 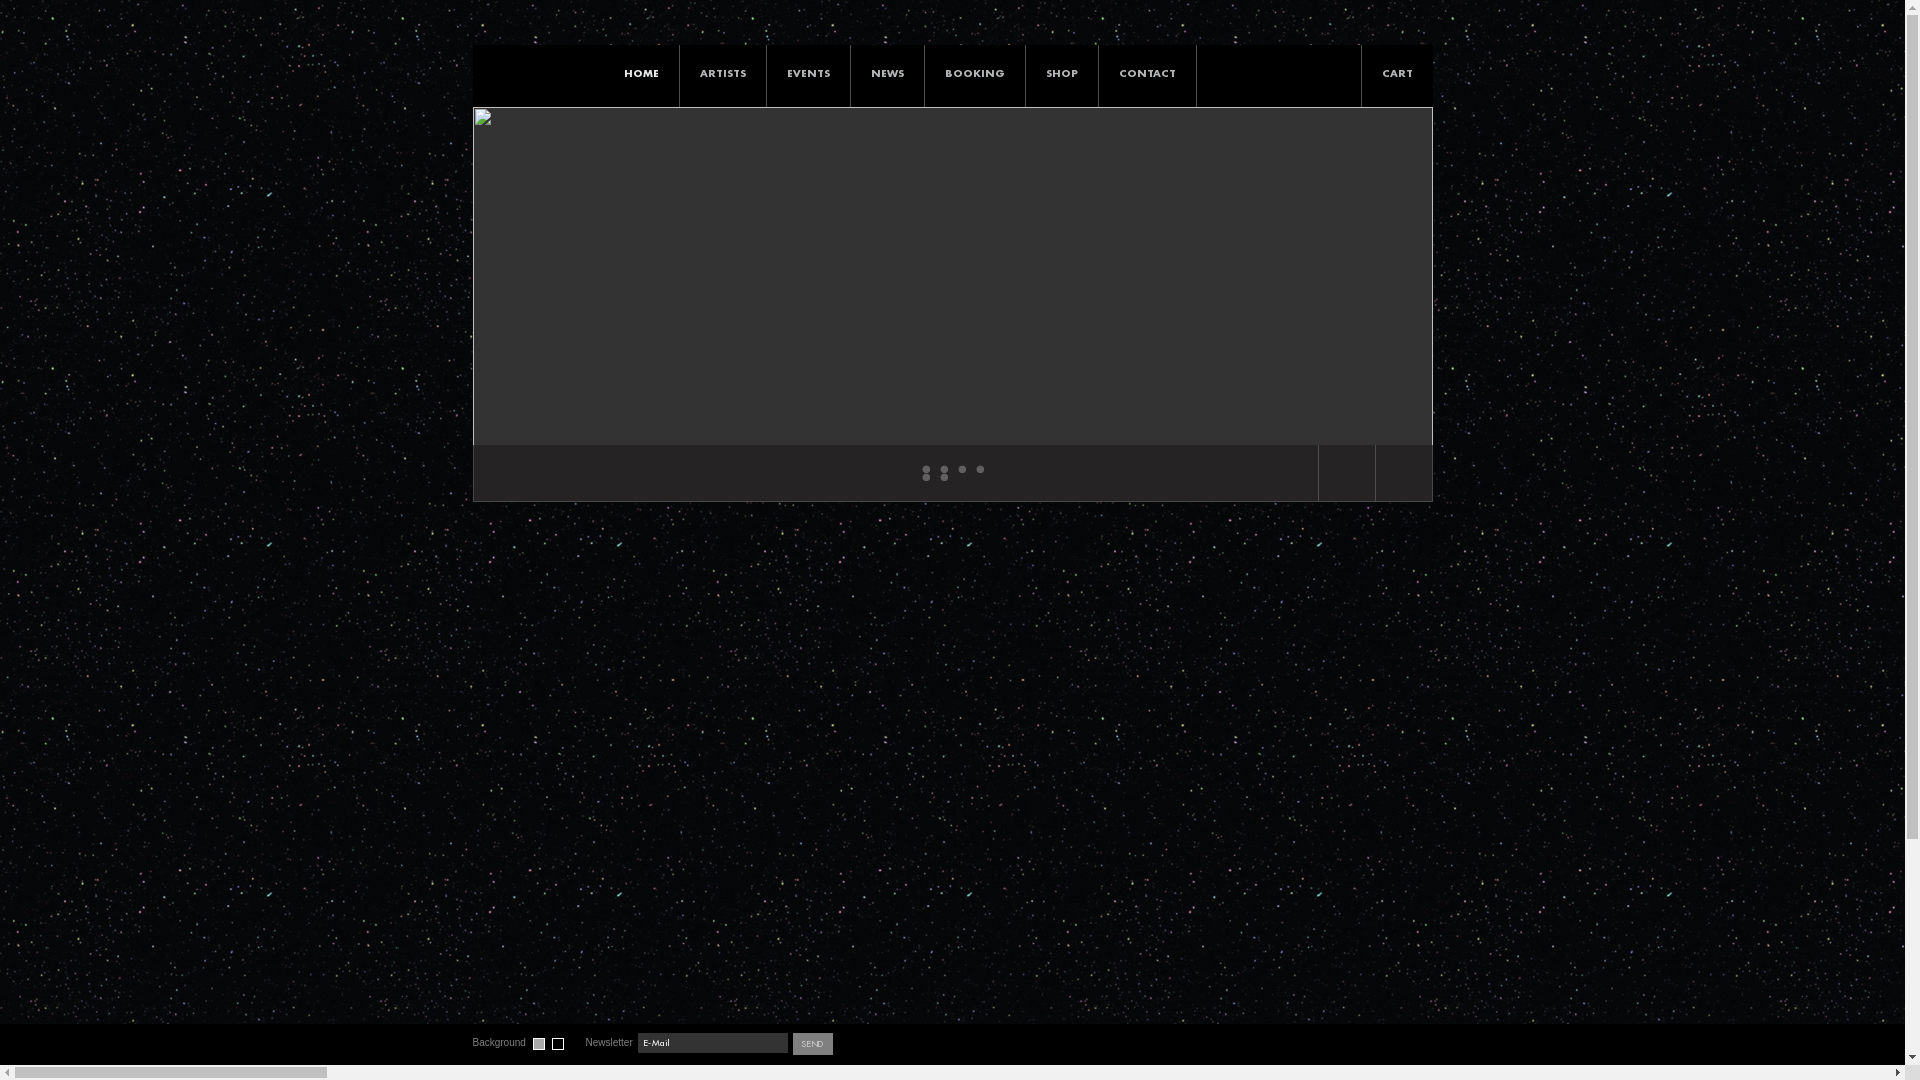 What do you see at coordinates (1396, 99) in the screenshot?
I see `'CART'` at bounding box center [1396, 99].